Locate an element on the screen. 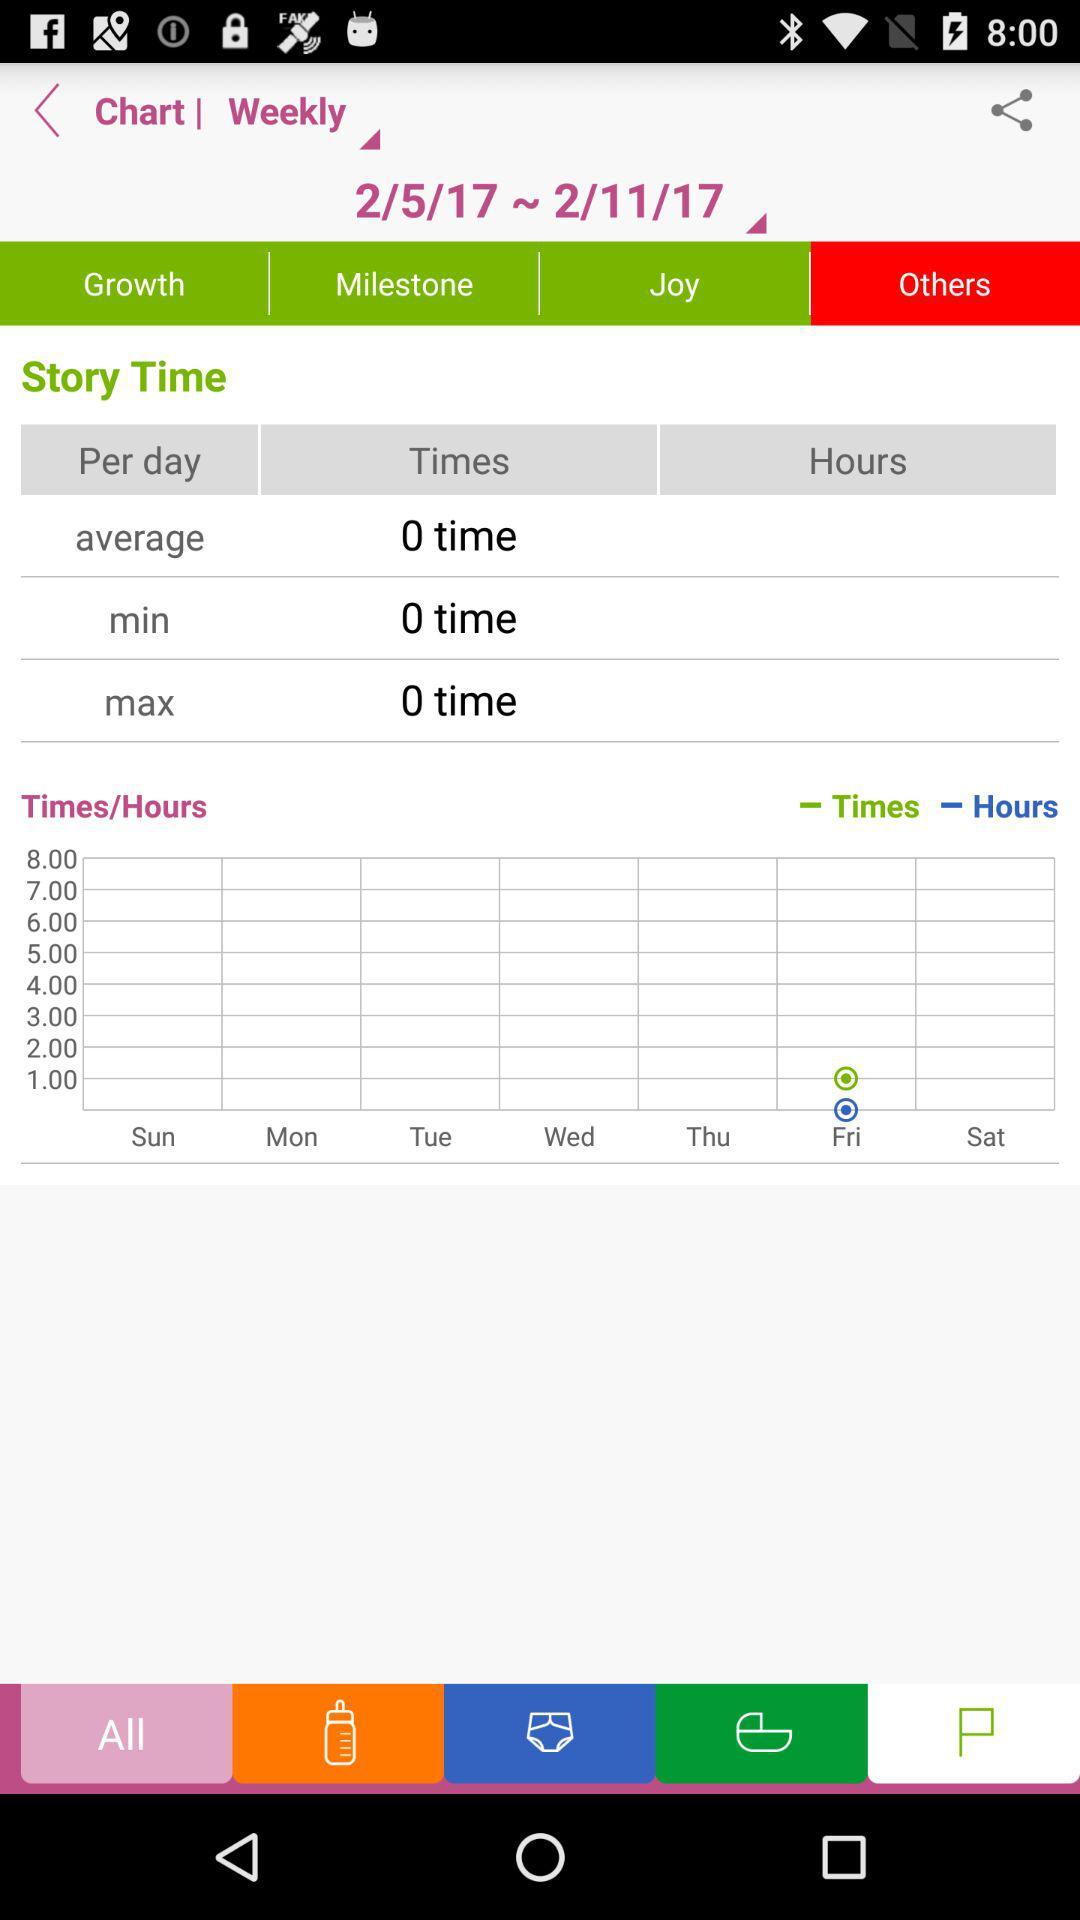 Image resolution: width=1080 pixels, height=1920 pixels. the item above milestone button is located at coordinates (538, 199).